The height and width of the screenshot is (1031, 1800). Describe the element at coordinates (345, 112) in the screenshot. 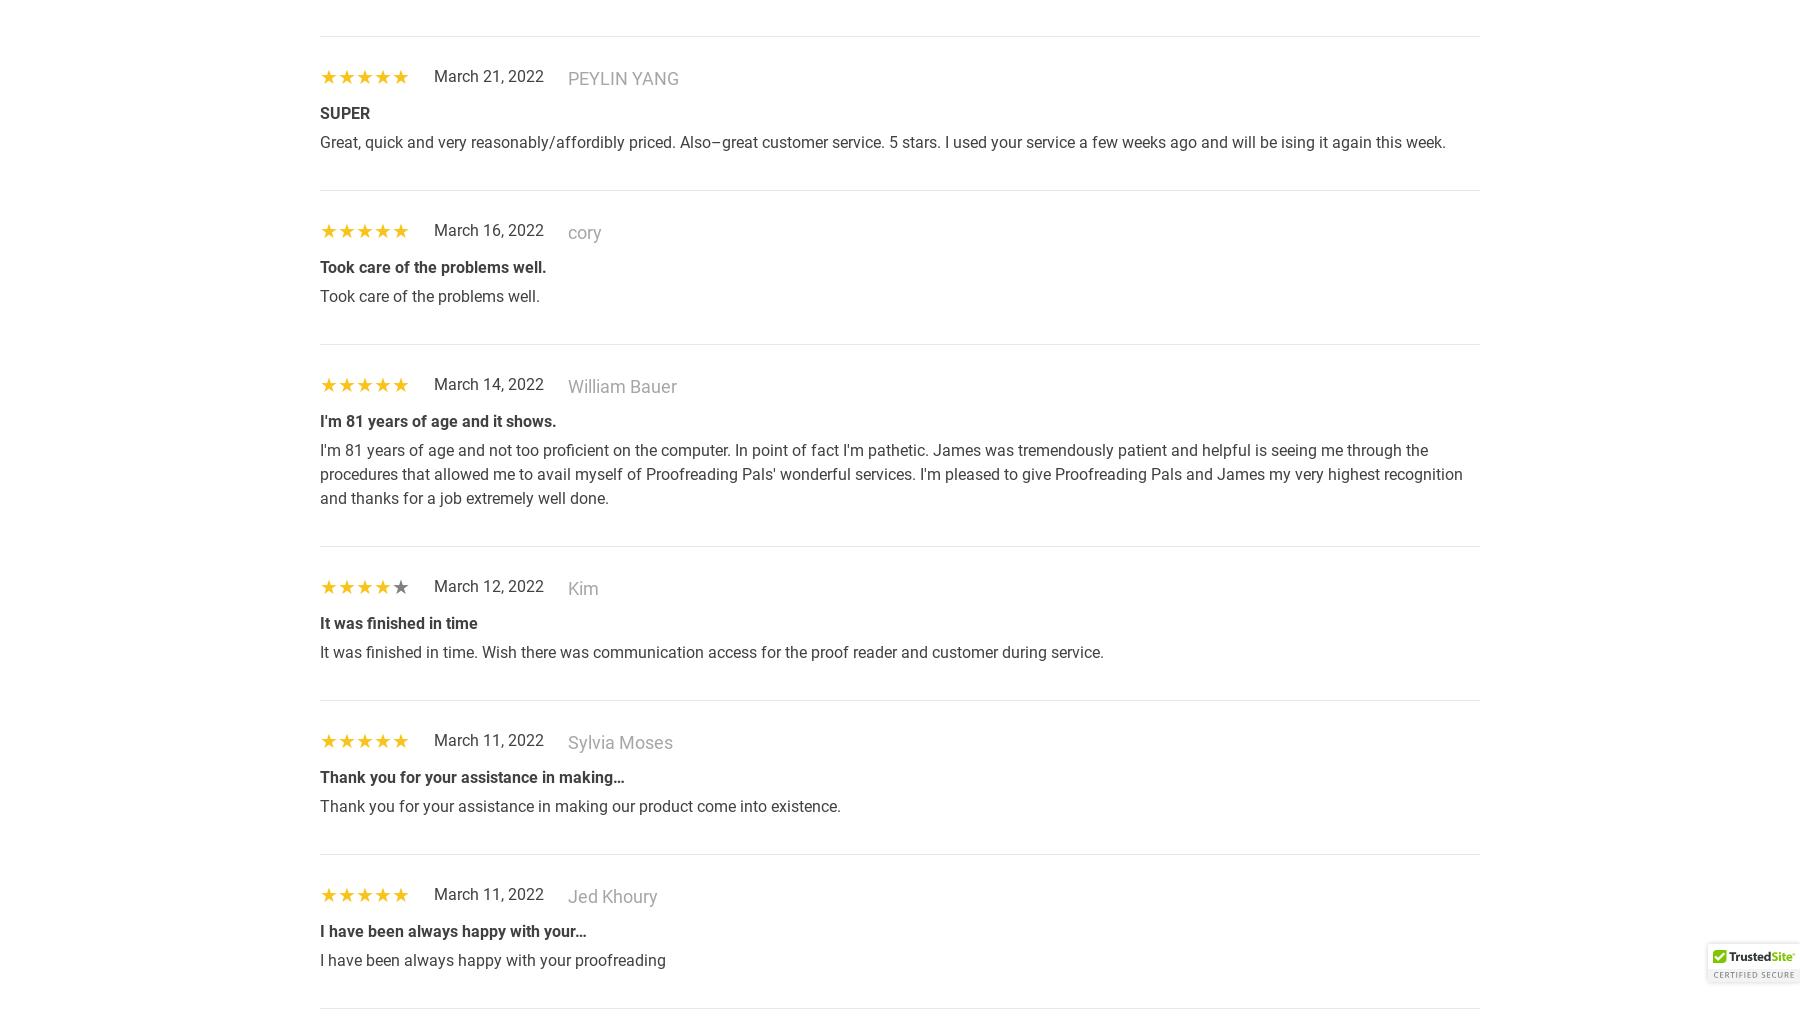

I see `'SUPER'` at that location.